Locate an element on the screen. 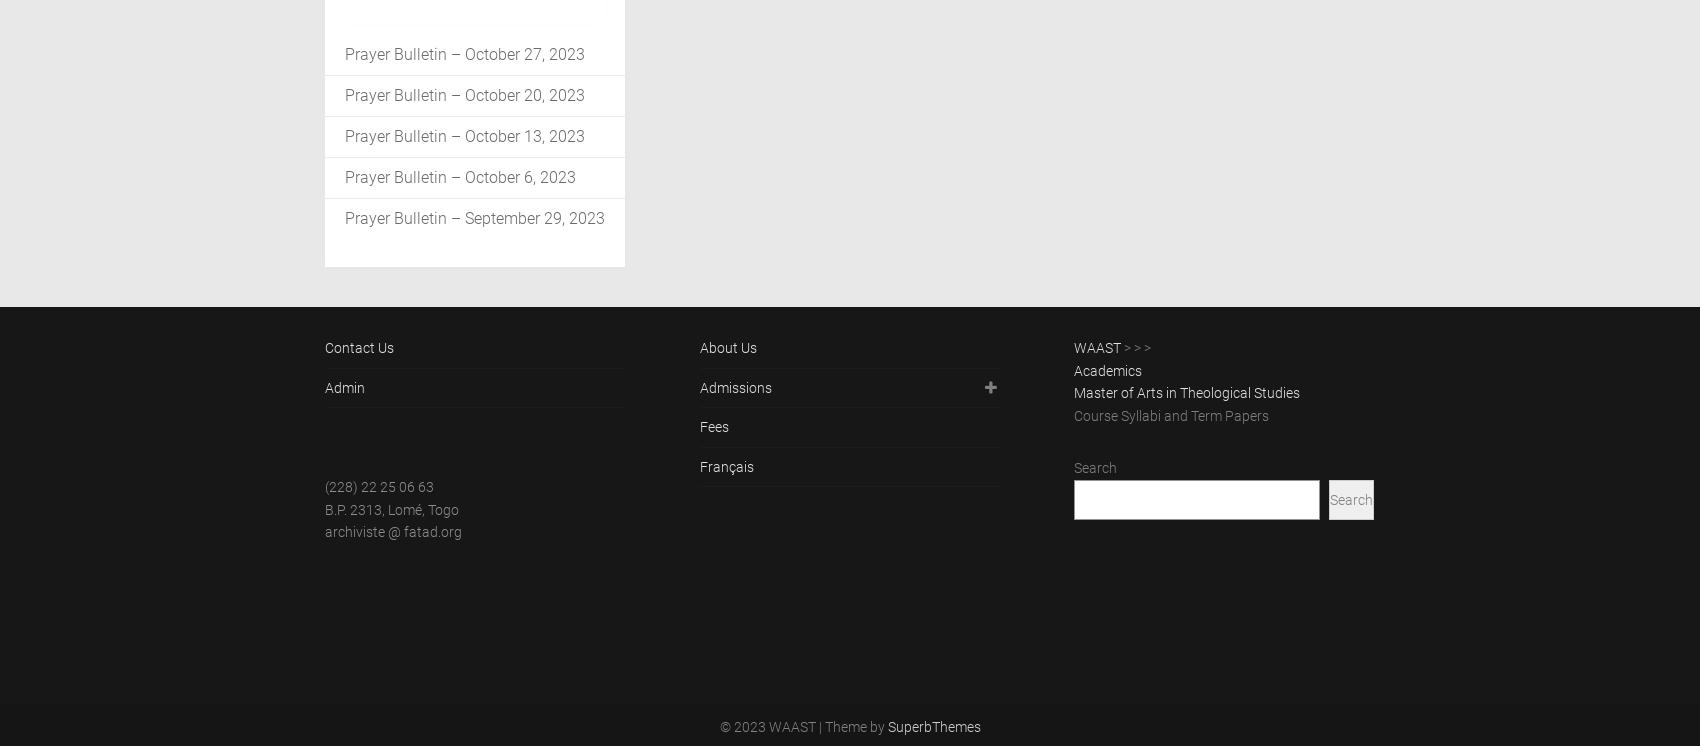  '(228) 22 25 06 63' is located at coordinates (324, 485).